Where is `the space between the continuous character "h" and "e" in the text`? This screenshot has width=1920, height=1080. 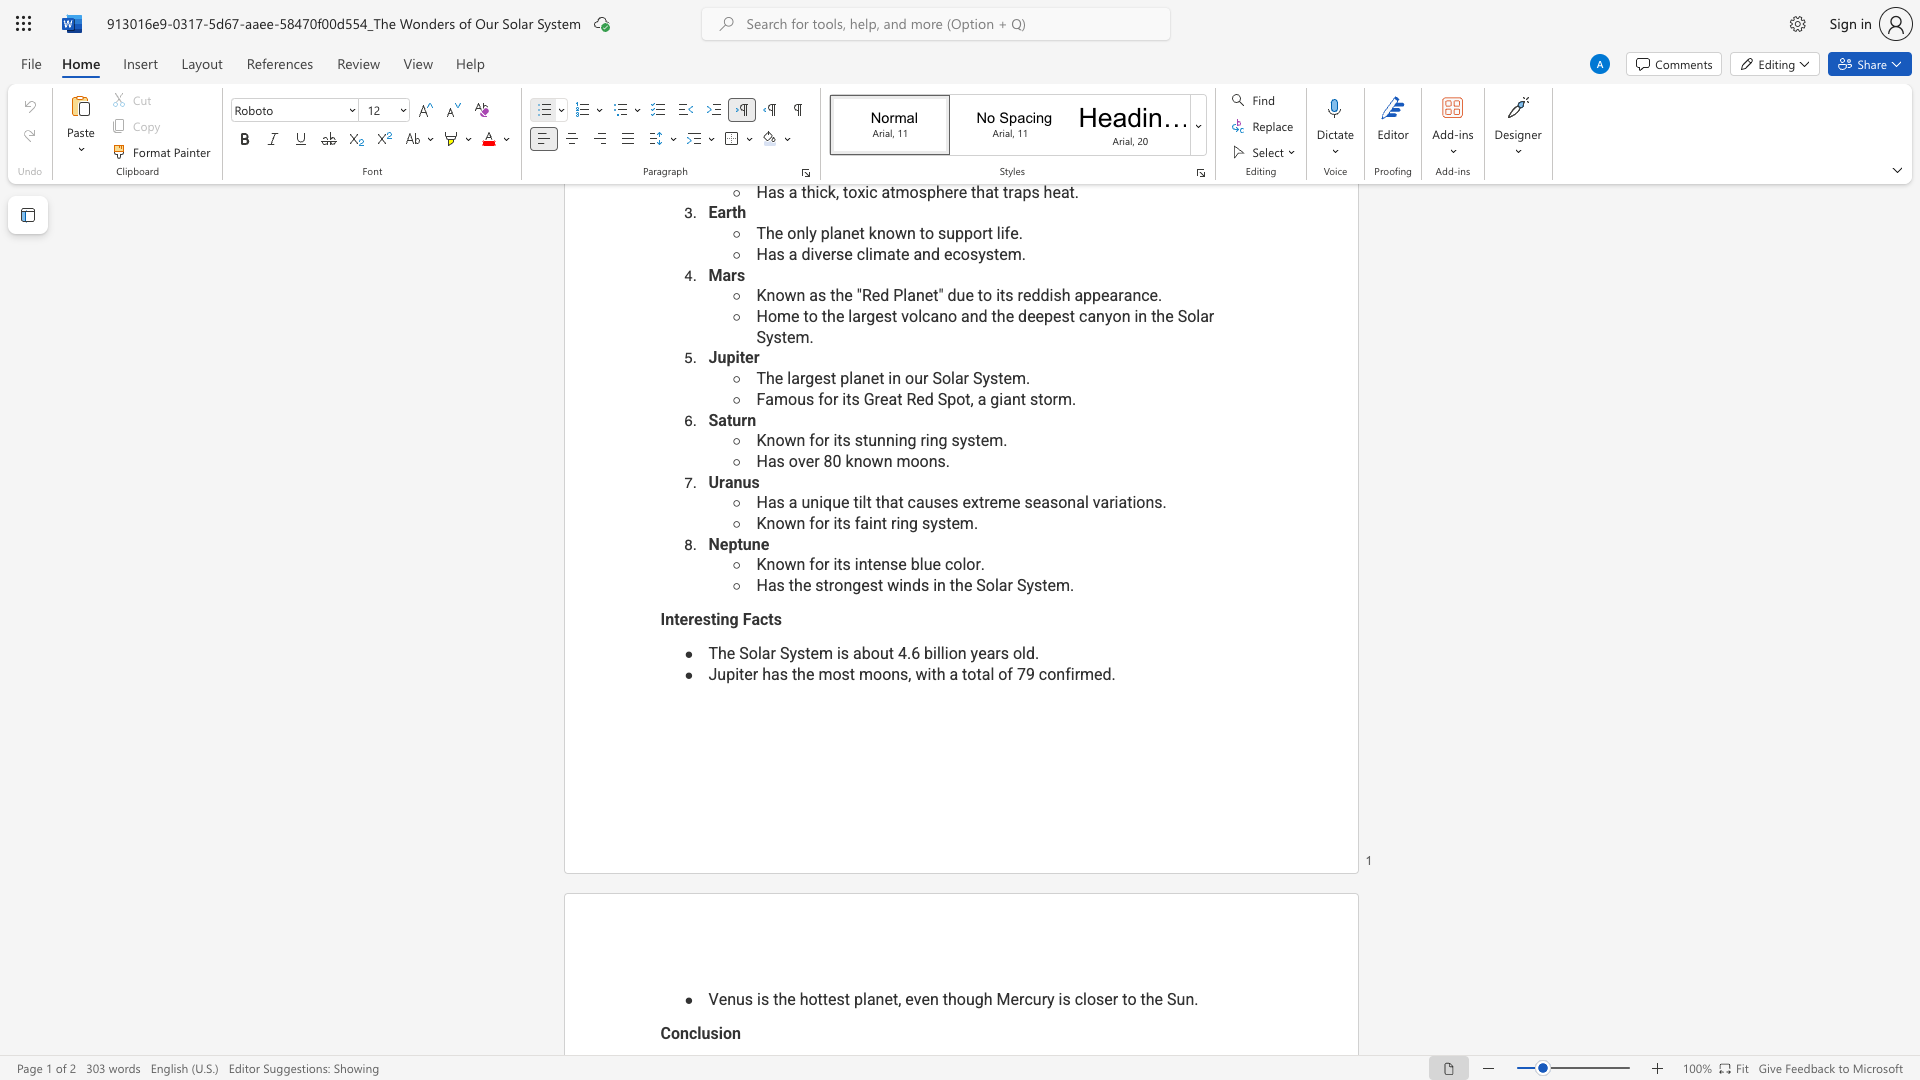
the space between the continuous character "h" and "e" in the text is located at coordinates (805, 674).